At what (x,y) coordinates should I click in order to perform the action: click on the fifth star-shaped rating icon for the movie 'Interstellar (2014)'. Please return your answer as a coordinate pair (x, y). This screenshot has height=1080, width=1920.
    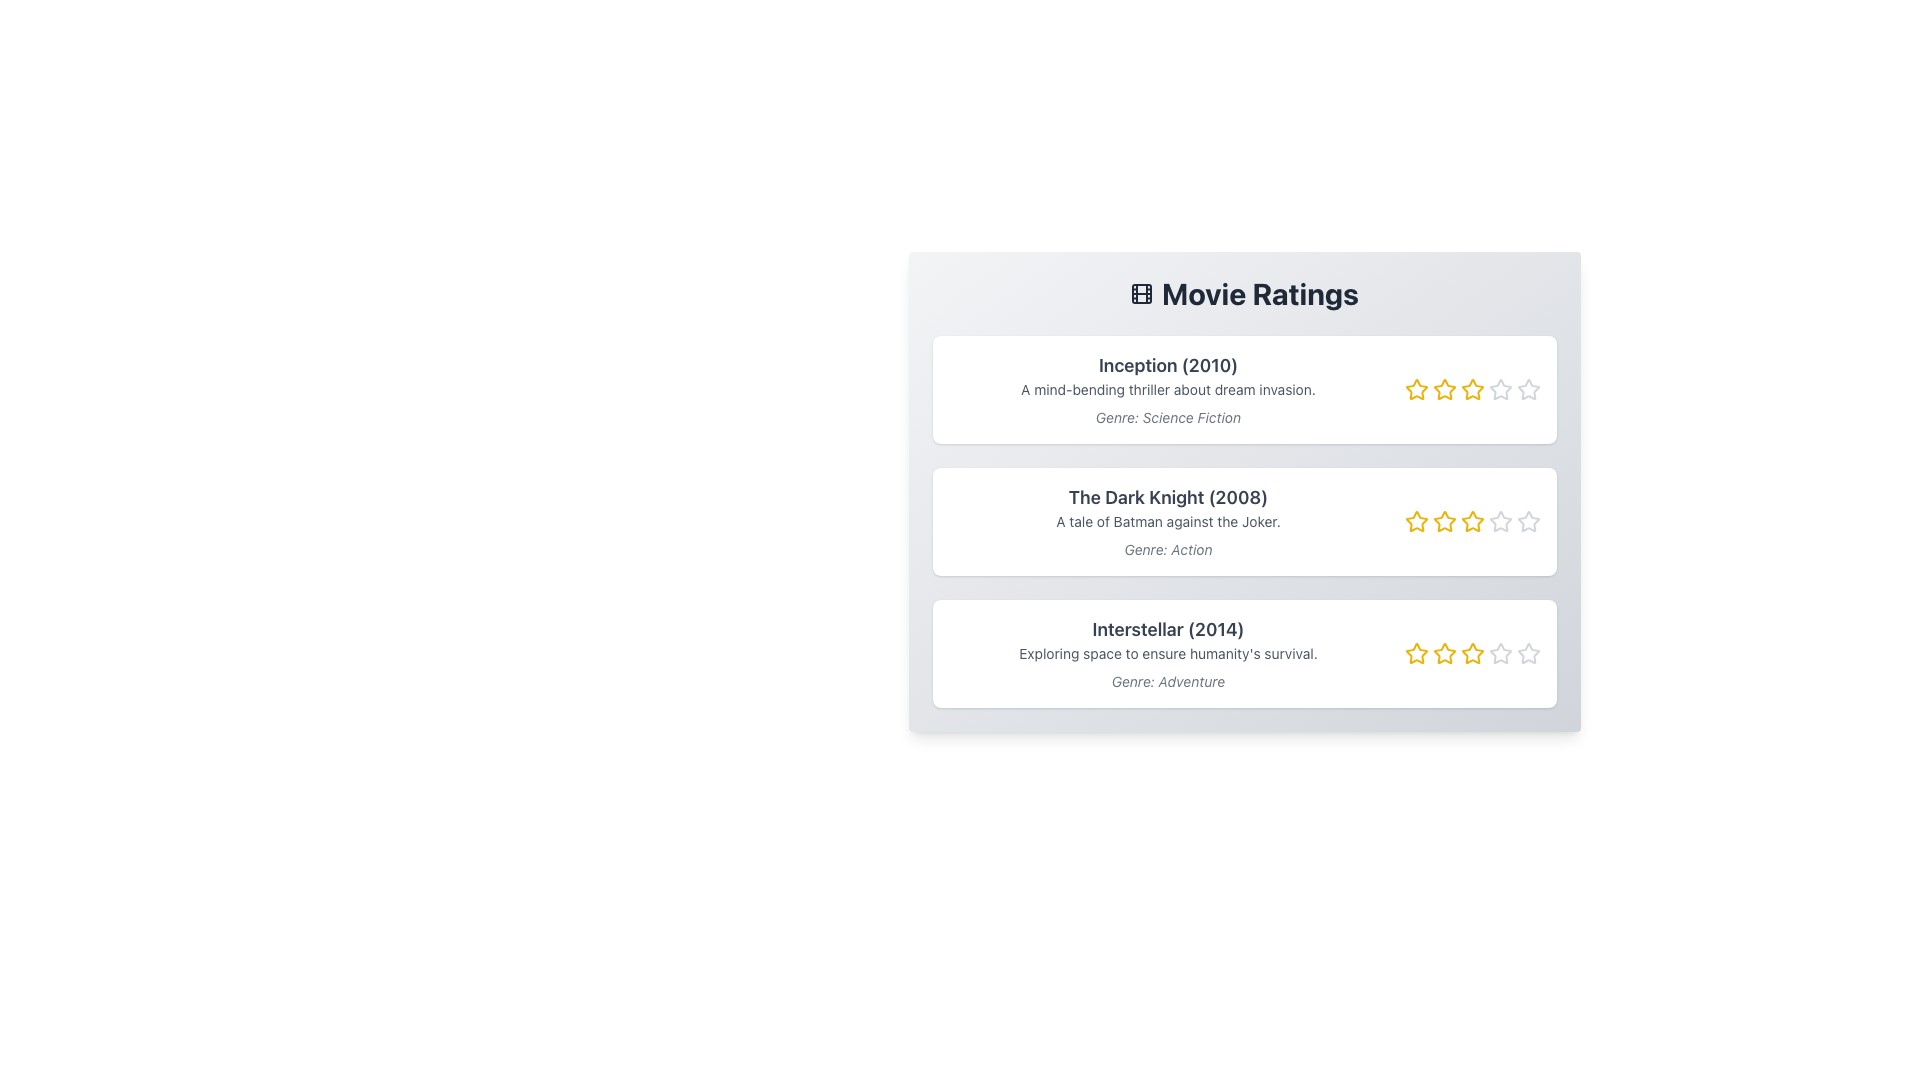
    Looking at the image, I should click on (1500, 653).